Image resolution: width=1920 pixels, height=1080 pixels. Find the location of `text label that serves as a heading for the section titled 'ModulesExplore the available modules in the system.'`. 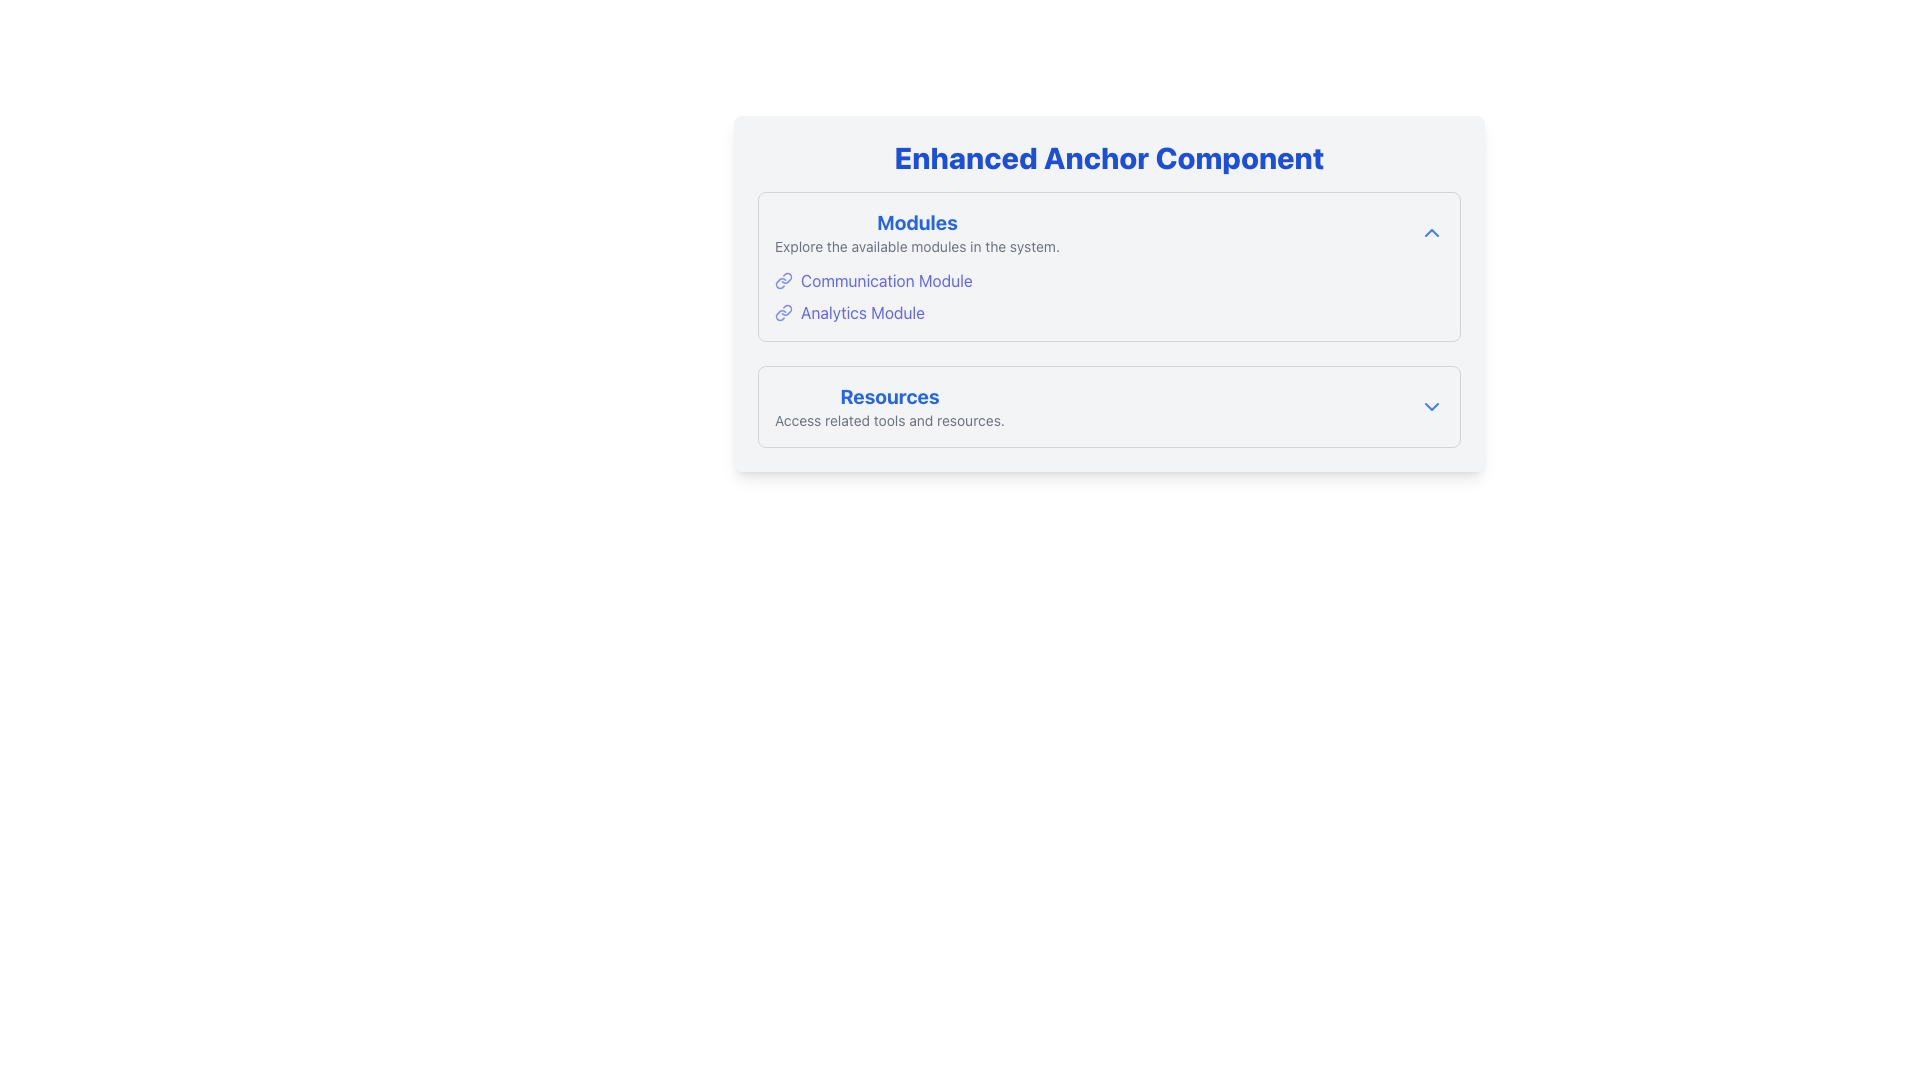

text label that serves as a heading for the section titled 'ModulesExplore the available modules in the system.' is located at coordinates (916, 223).